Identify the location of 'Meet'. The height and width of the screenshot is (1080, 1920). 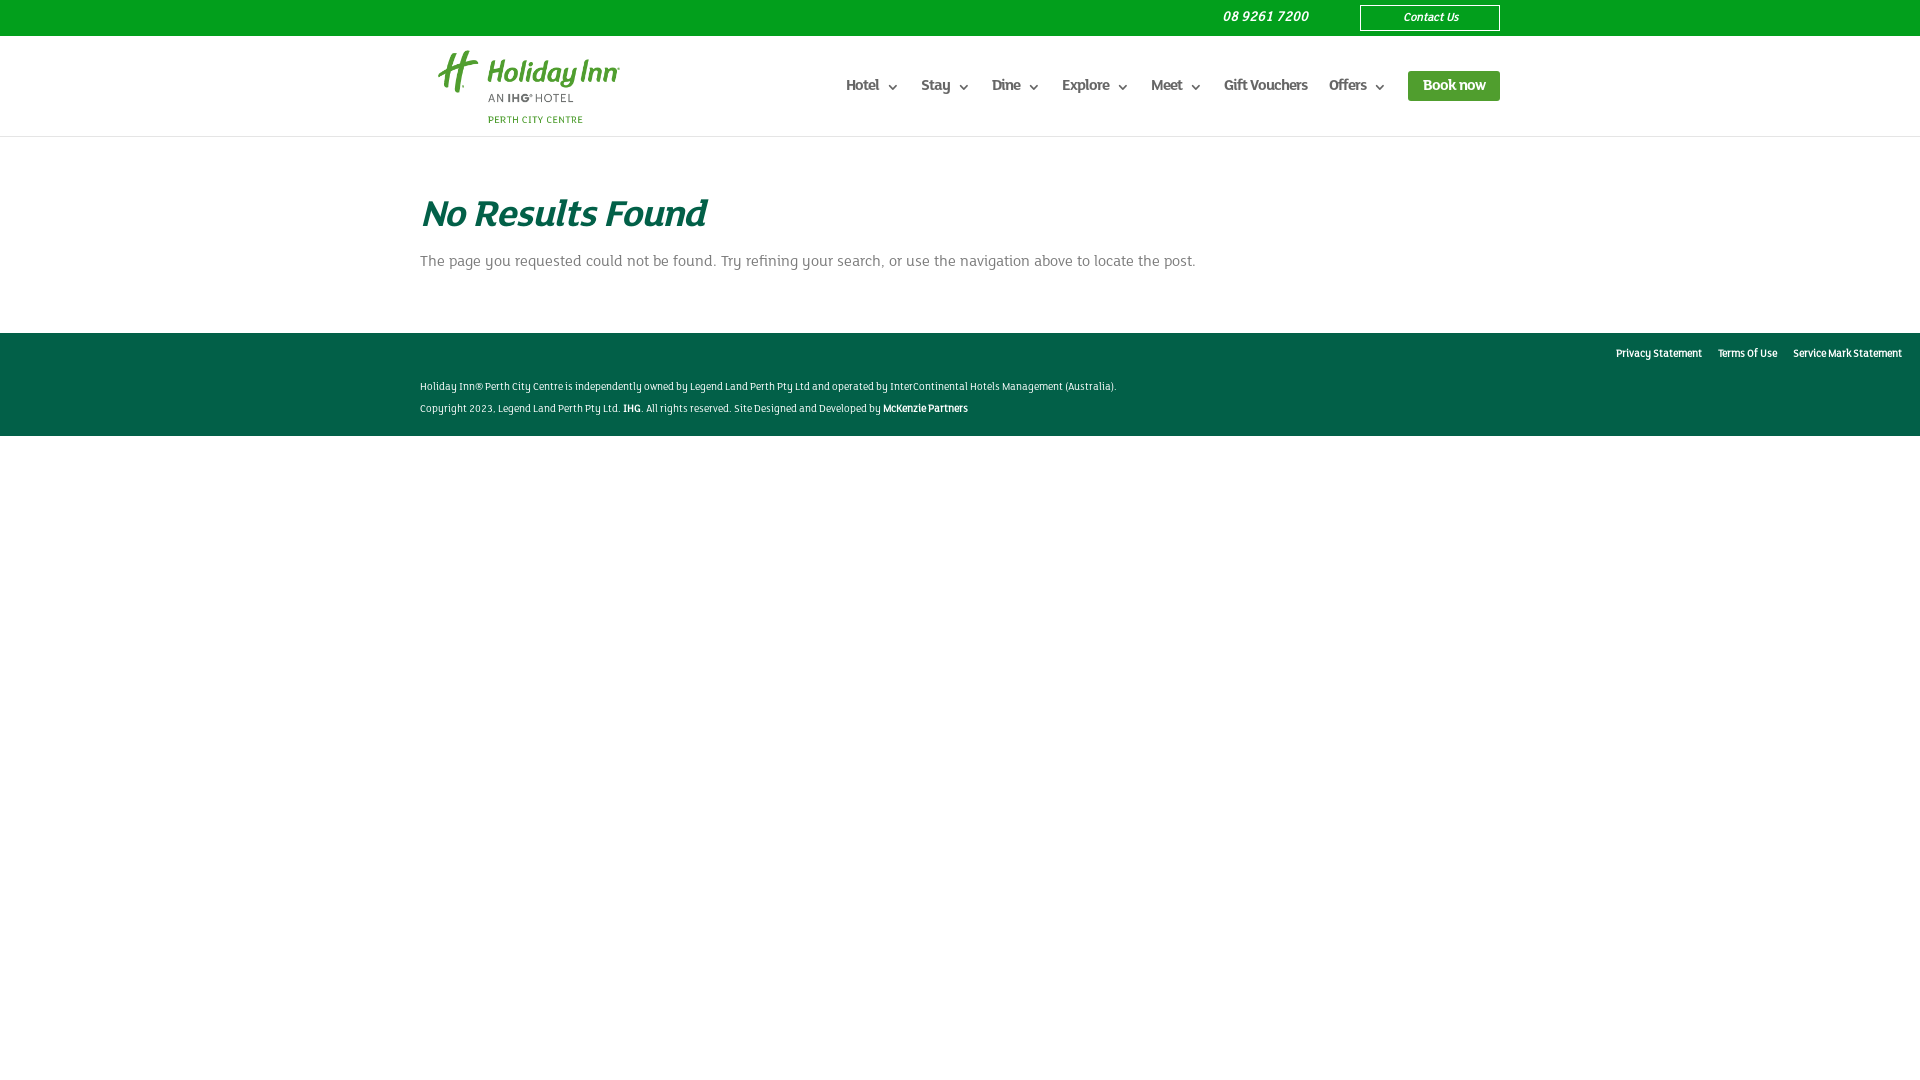
(1176, 100).